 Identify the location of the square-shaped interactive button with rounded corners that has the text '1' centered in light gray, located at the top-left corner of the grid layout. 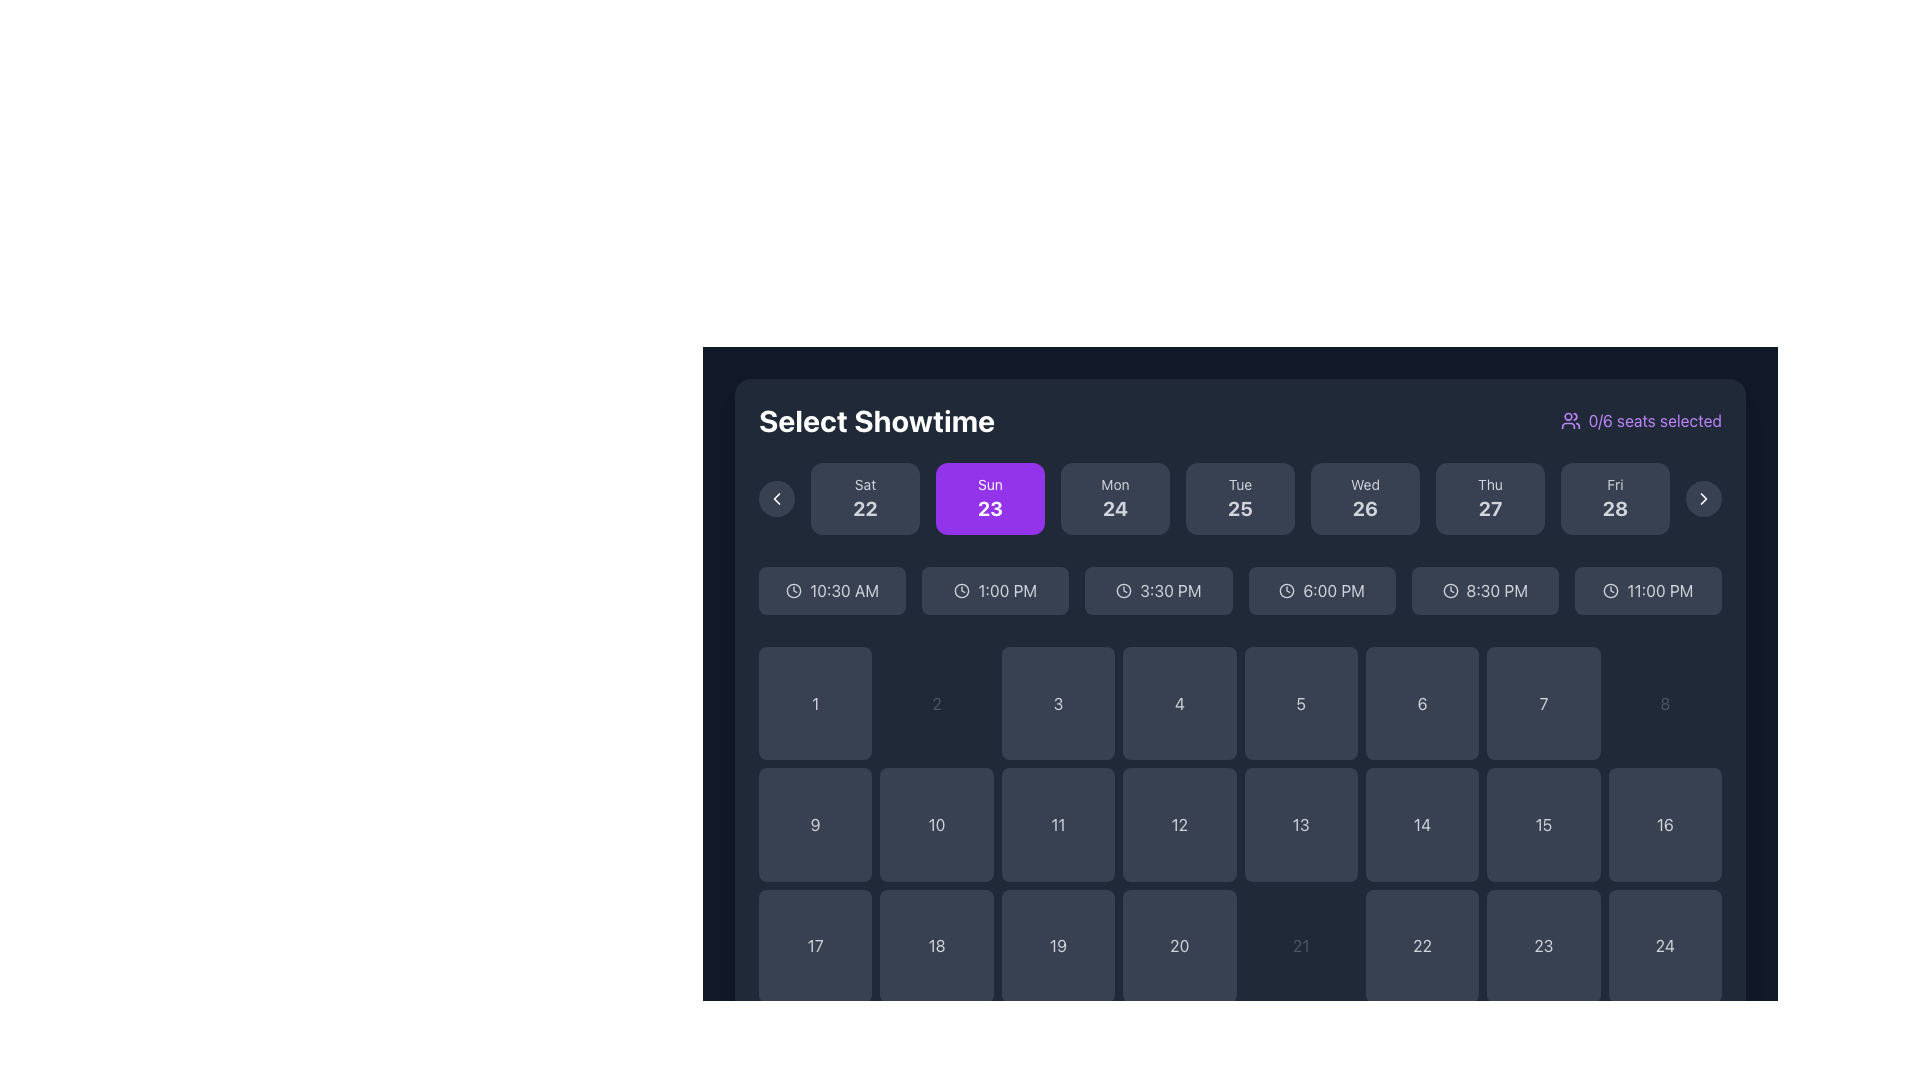
(815, 702).